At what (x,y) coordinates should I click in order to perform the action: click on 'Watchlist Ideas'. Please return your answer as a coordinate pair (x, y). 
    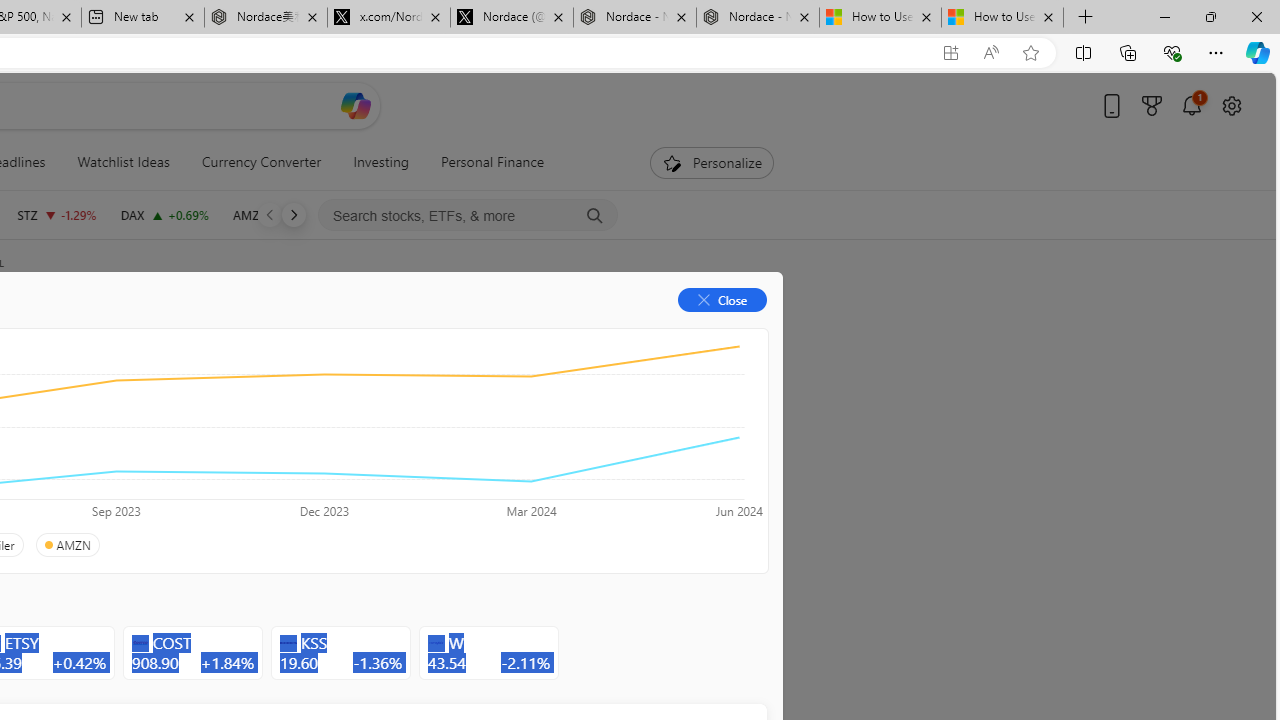
    Looking at the image, I should click on (122, 162).